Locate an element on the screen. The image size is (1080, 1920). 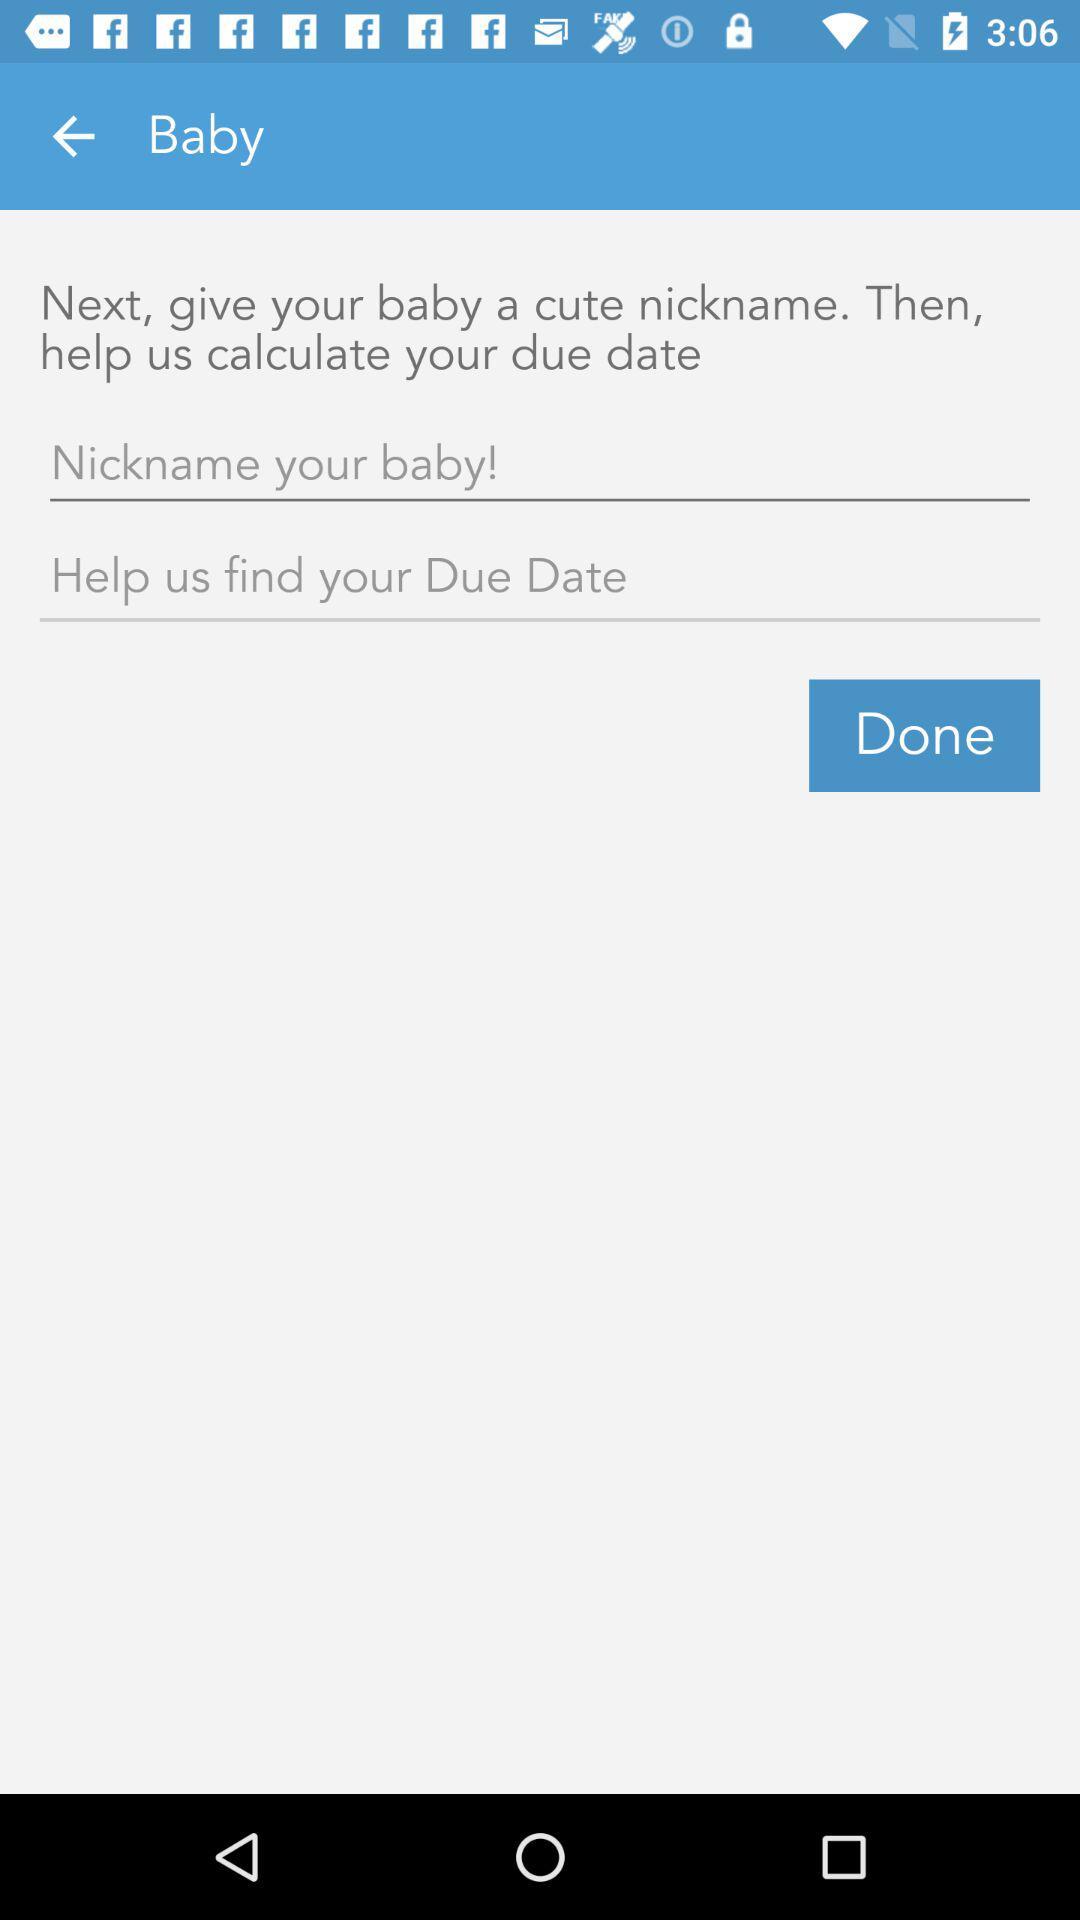
help find your due date is located at coordinates (540, 579).